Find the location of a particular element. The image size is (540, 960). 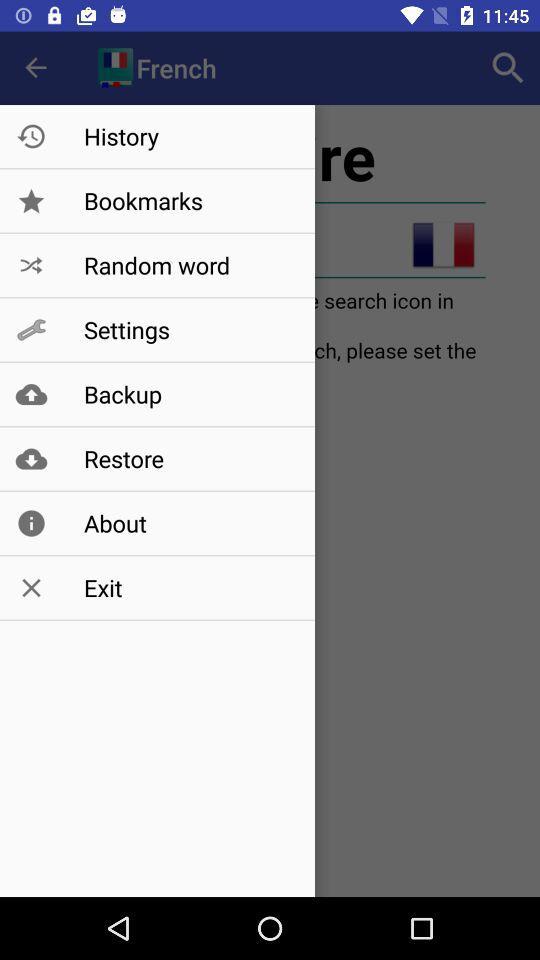

settings icon is located at coordinates (189, 330).